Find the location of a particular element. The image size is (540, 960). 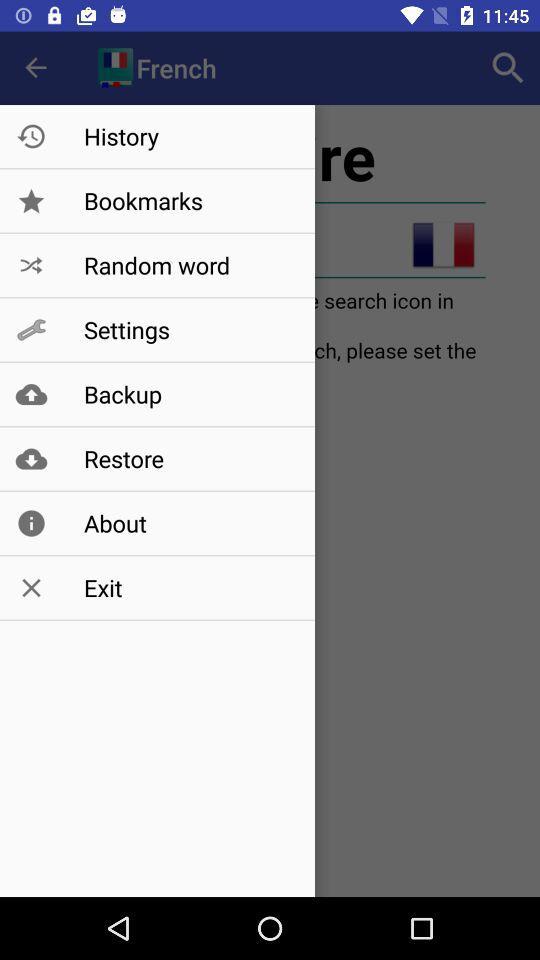

settings icon is located at coordinates (189, 330).